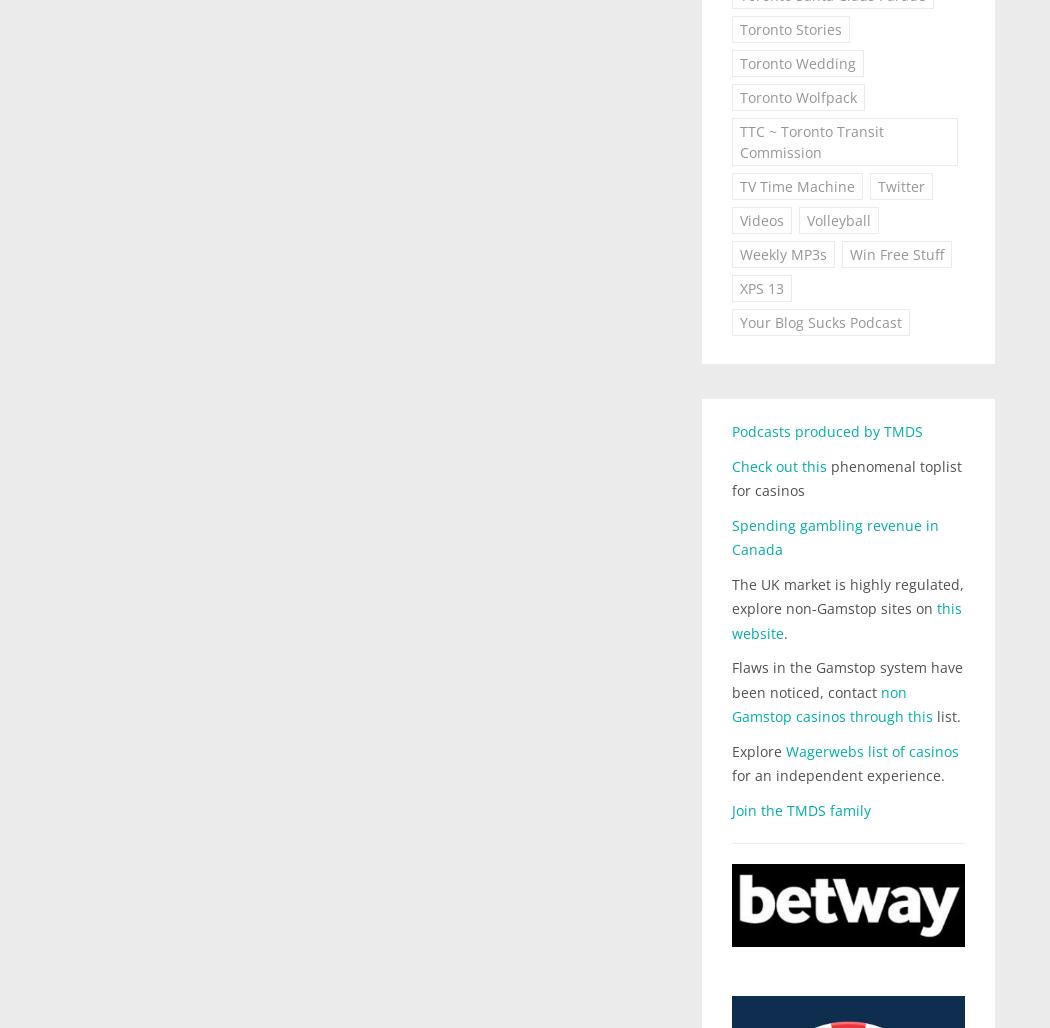  Describe the element at coordinates (795, 186) in the screenshot. I see `'TV Time Machine'` at that location.